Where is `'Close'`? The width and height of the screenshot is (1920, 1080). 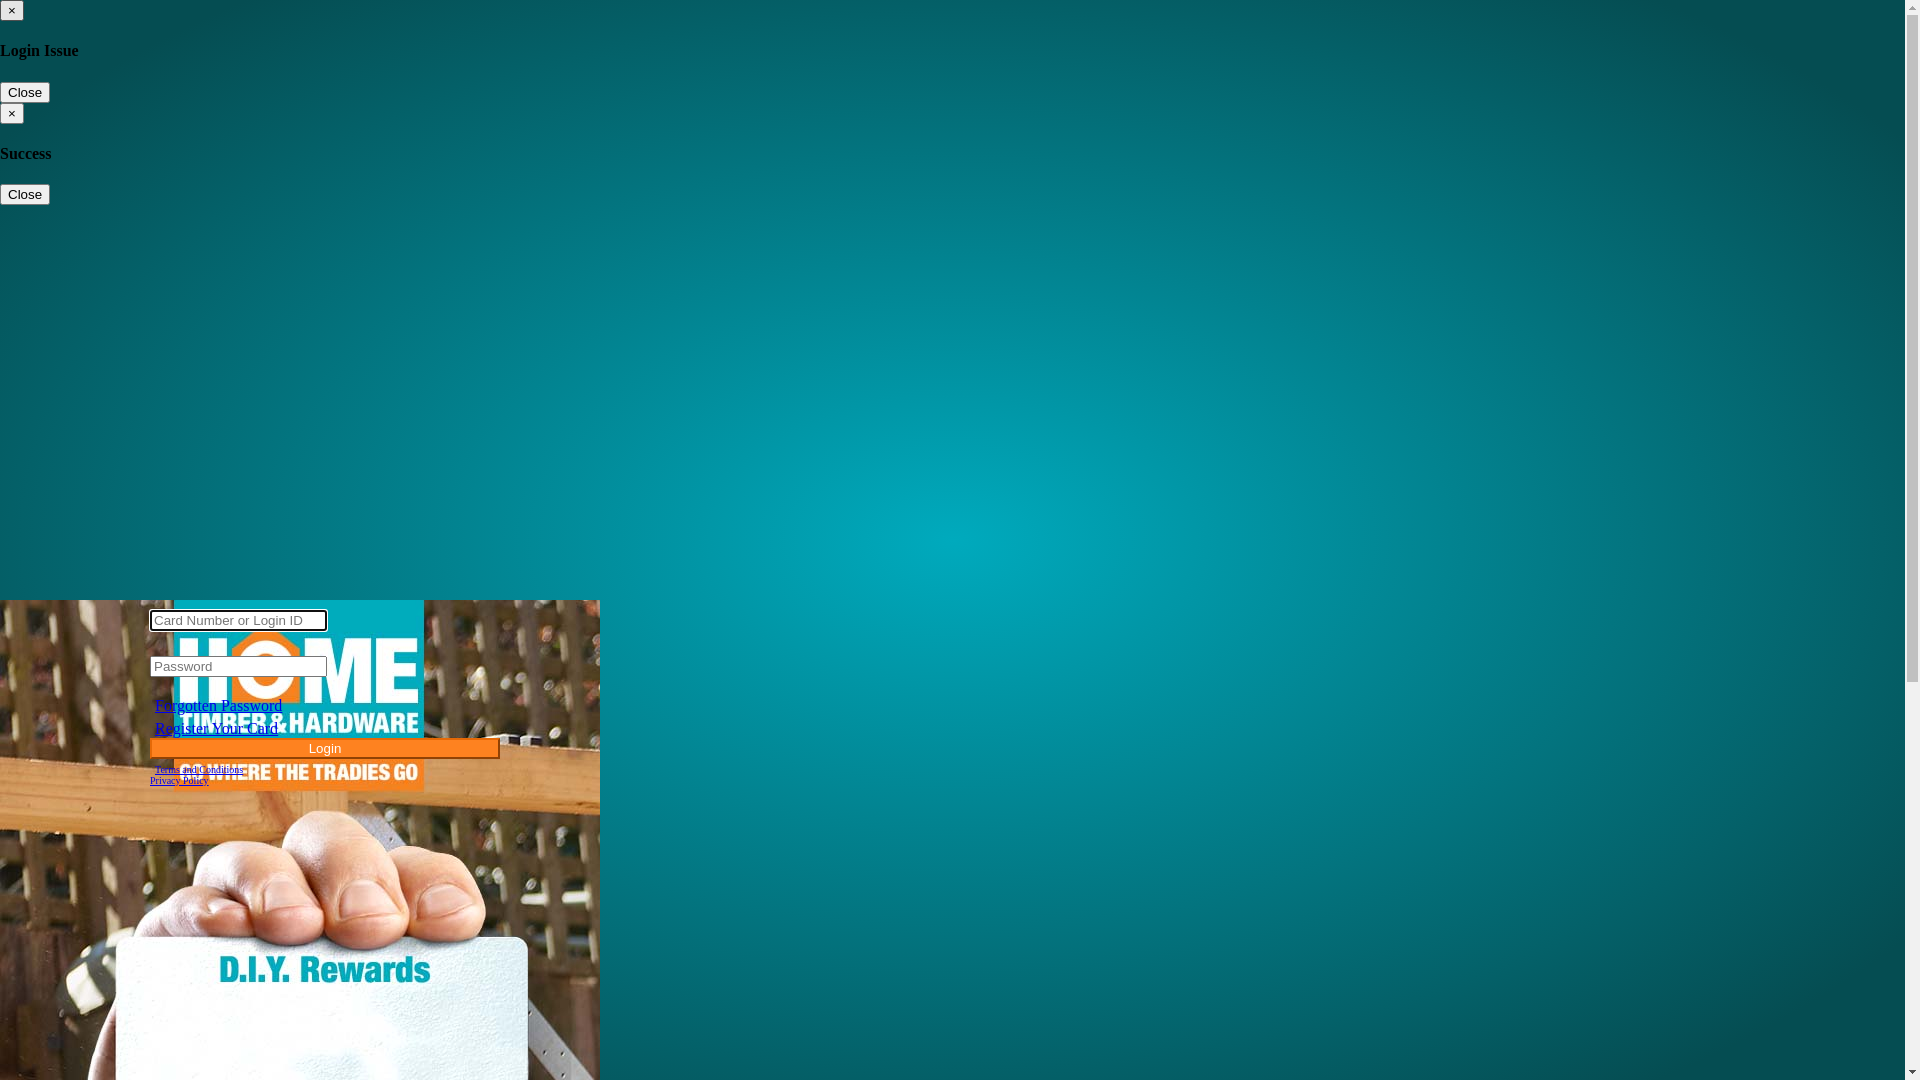 'Close' is located at coordinates (24, 194).